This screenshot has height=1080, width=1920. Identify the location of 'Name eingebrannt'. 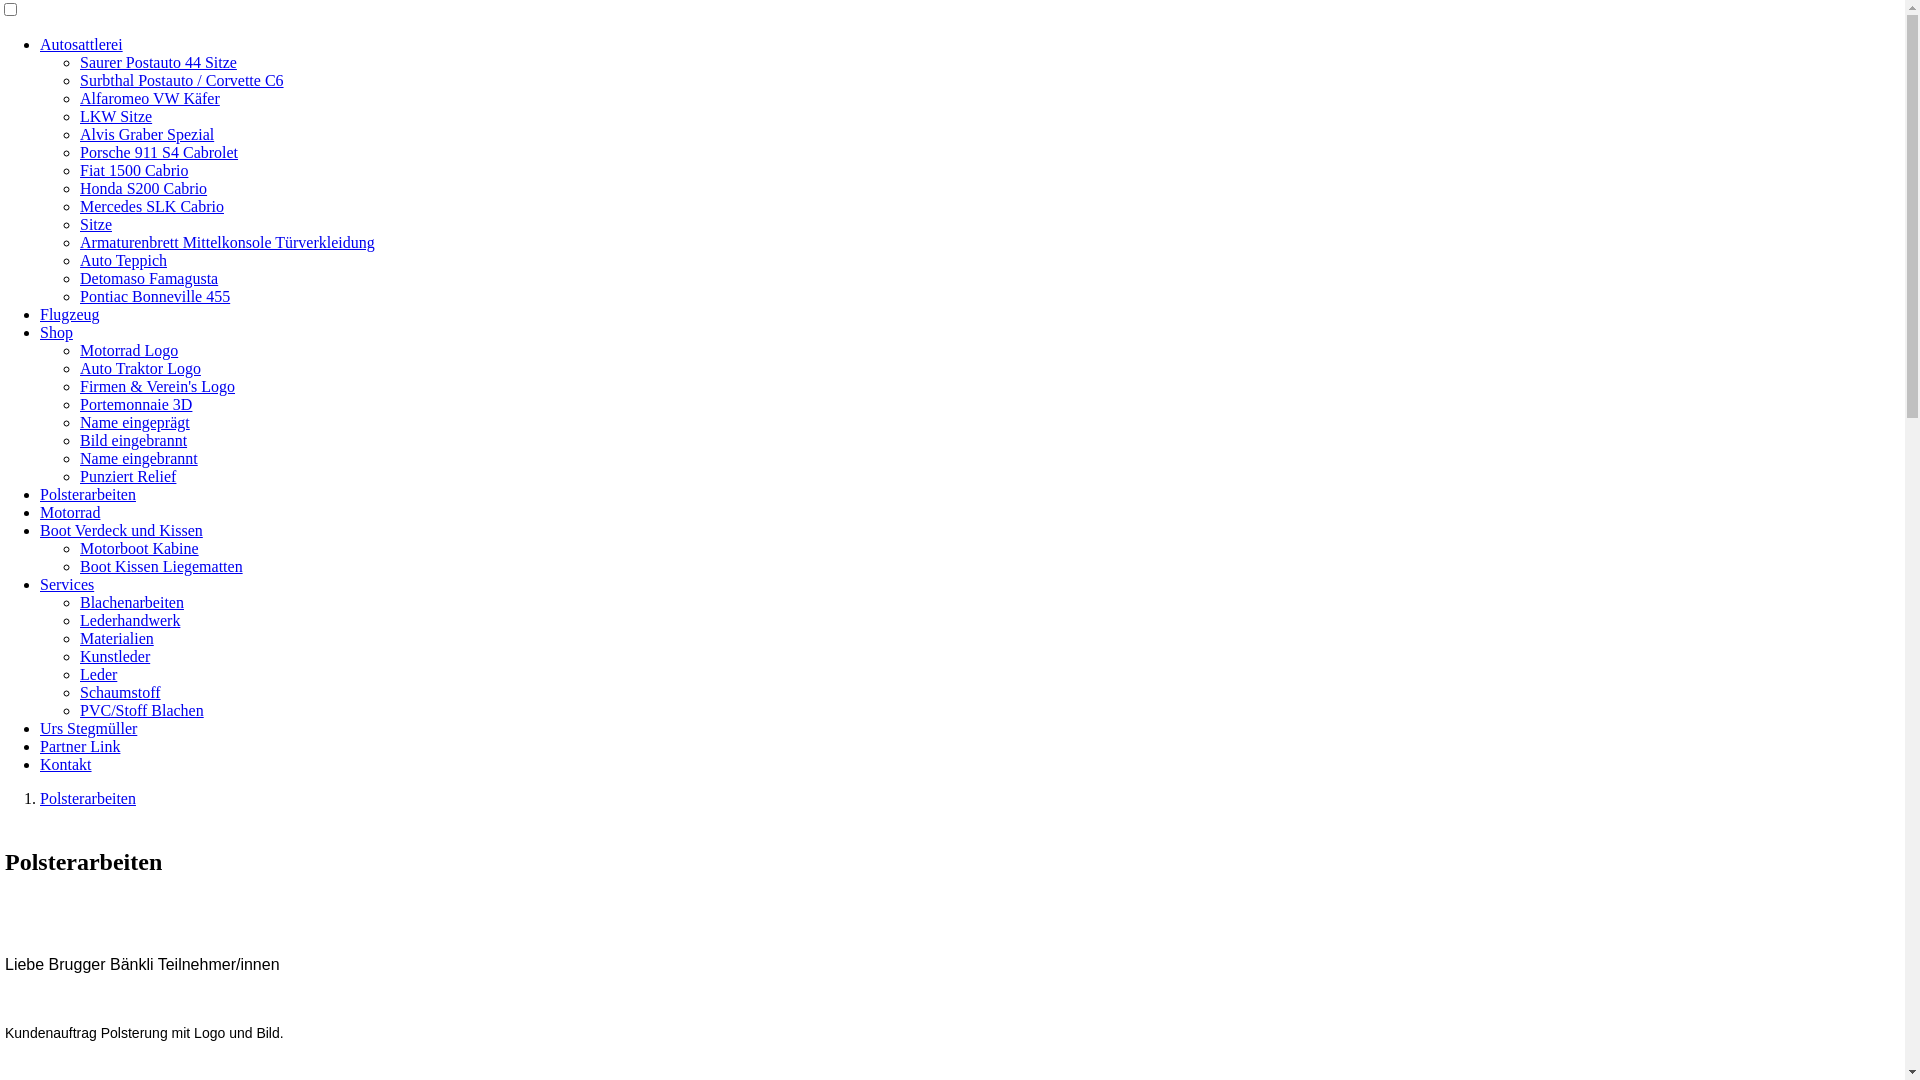
(138, 458).